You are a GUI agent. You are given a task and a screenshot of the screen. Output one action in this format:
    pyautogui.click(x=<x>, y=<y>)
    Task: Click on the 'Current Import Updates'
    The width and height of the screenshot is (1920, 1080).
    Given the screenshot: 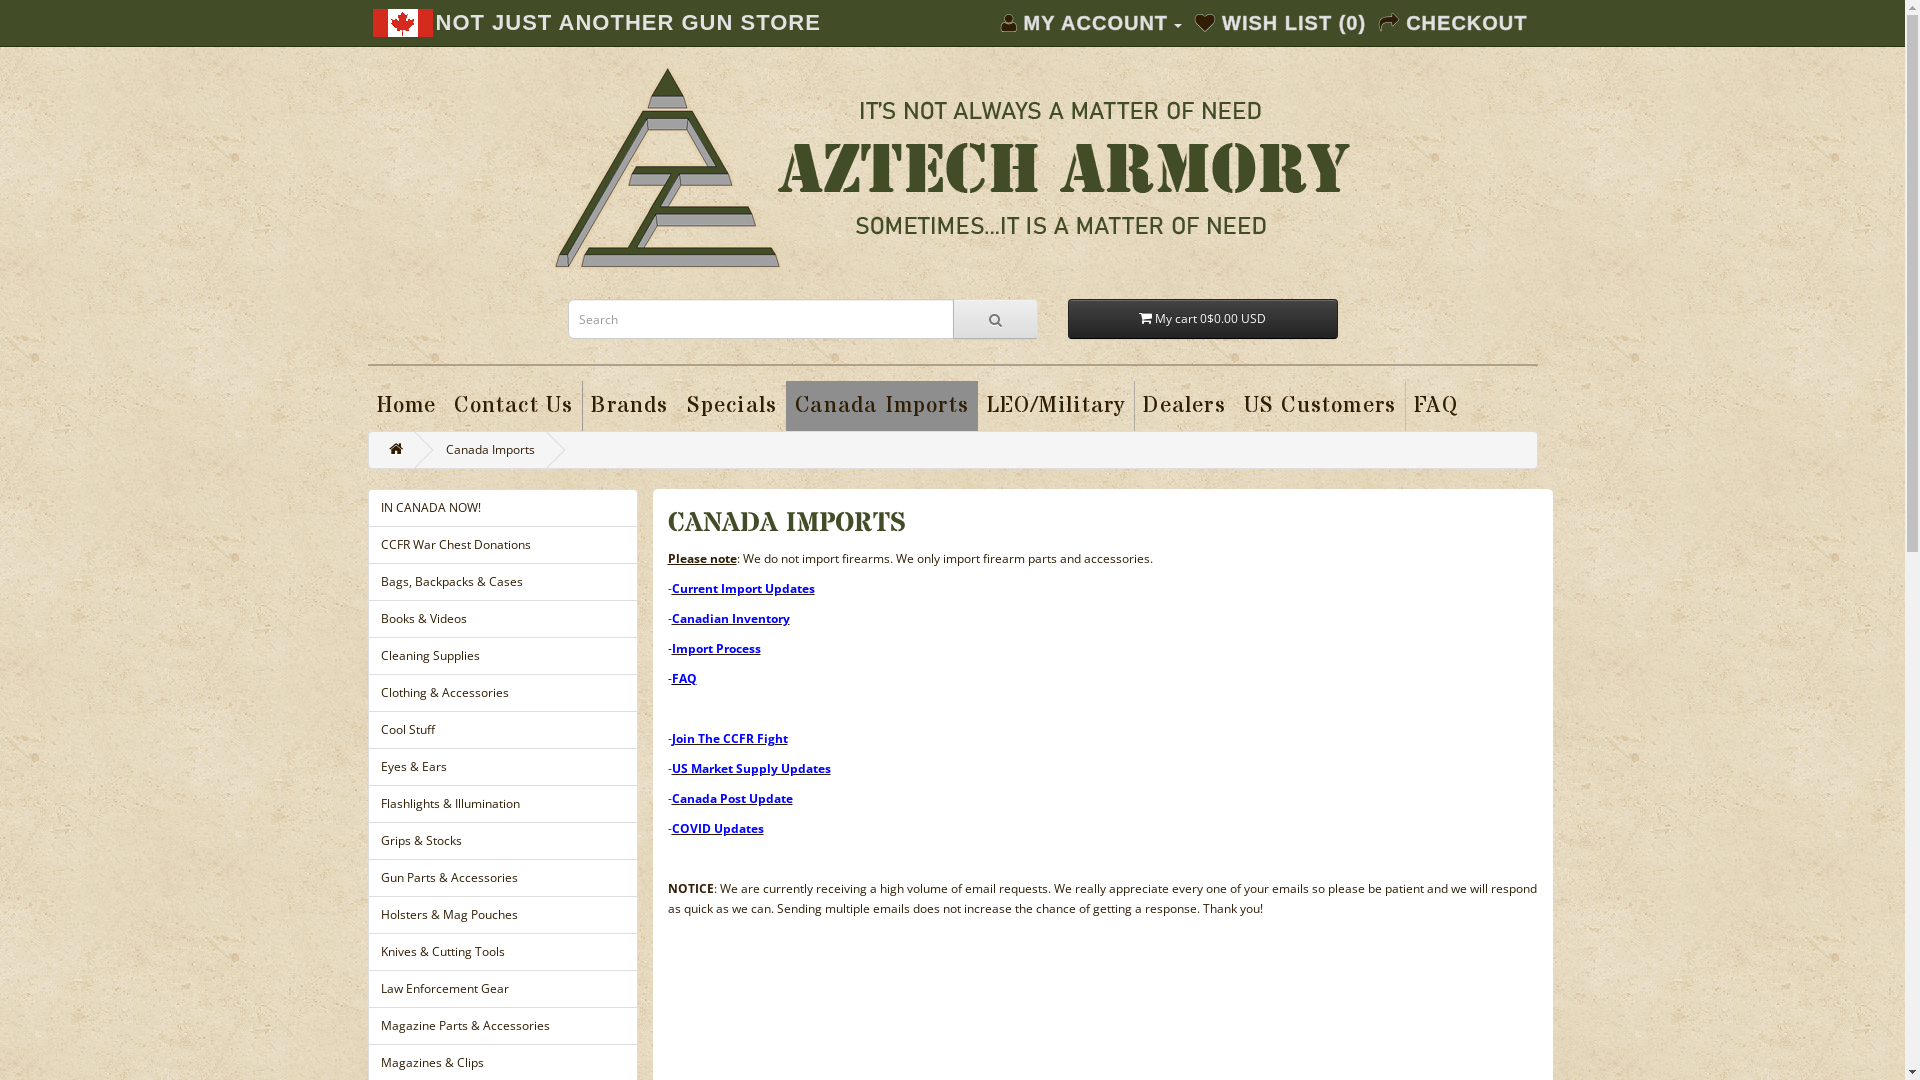 What is the action you would take?
    pyautogui.click(x=742, y=587)
    